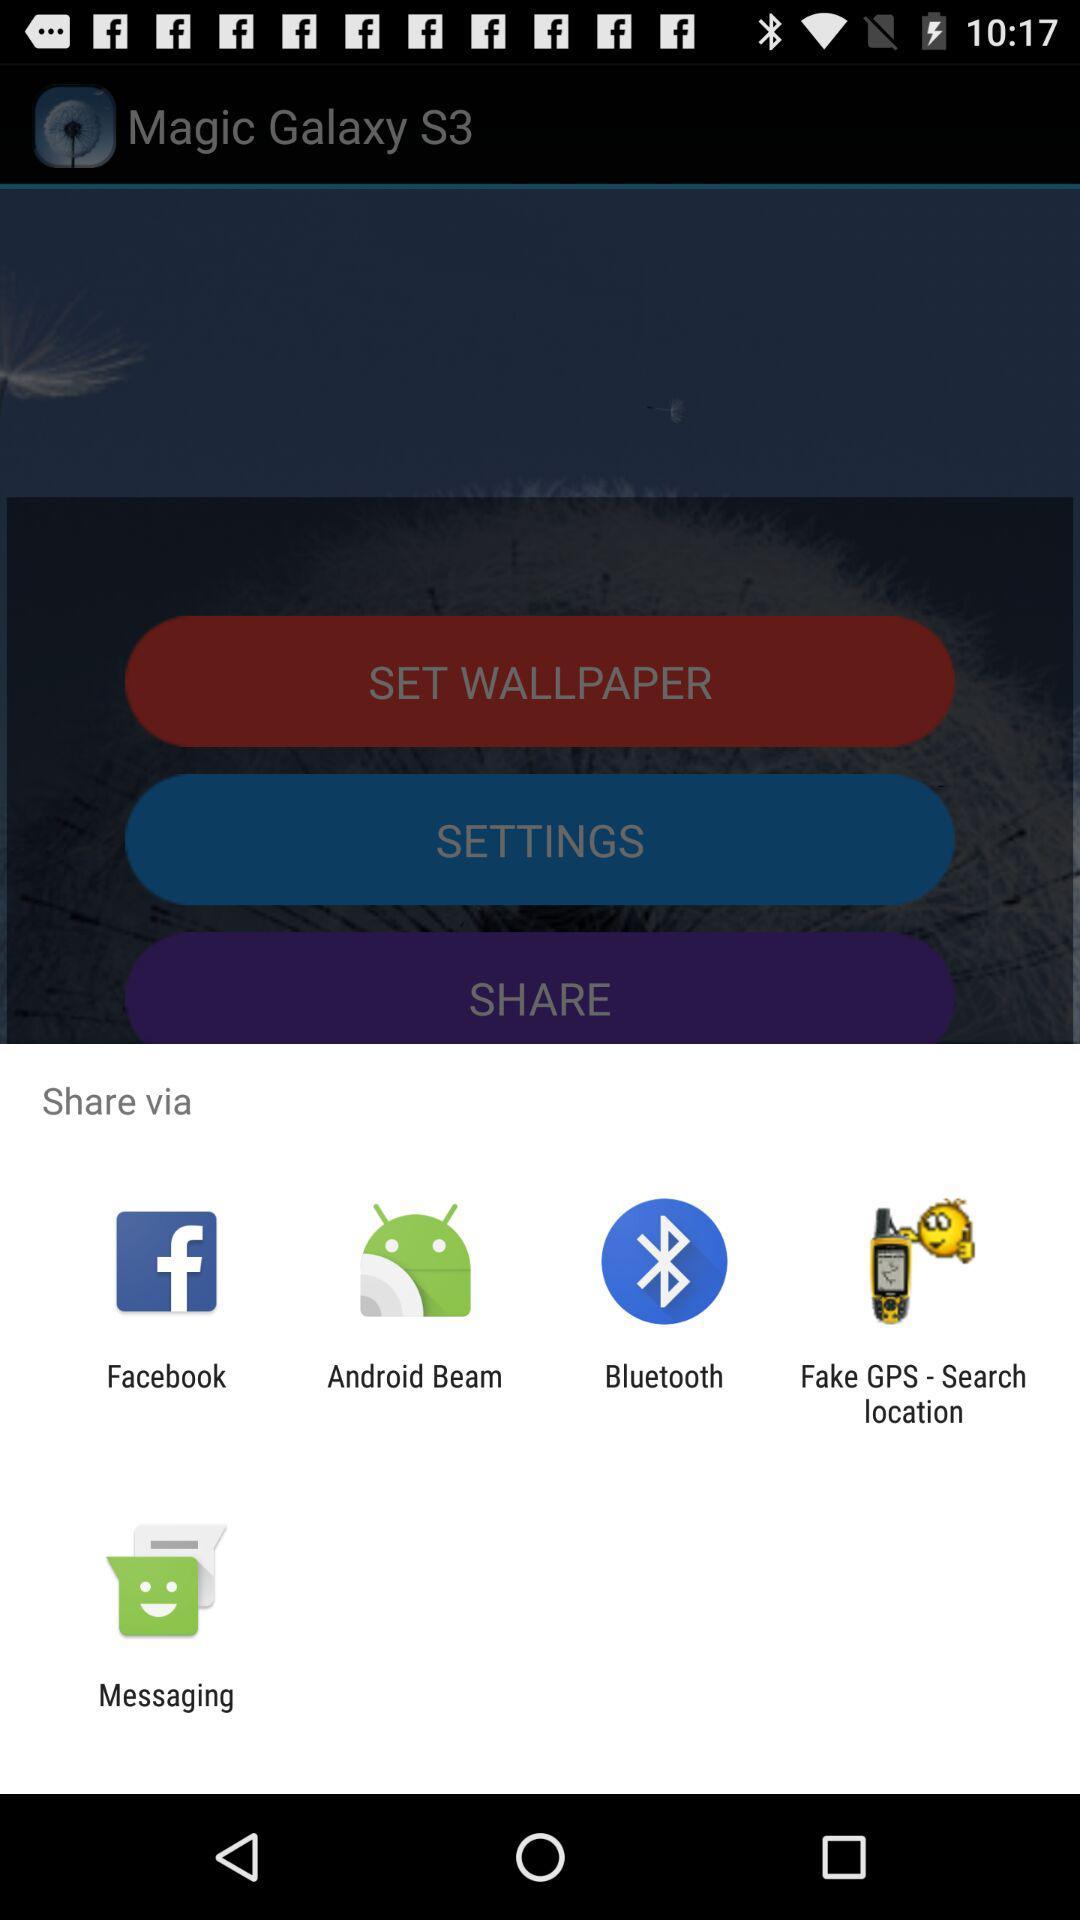  I want to click on app next to the bluetooth app, so click(913, 1392).